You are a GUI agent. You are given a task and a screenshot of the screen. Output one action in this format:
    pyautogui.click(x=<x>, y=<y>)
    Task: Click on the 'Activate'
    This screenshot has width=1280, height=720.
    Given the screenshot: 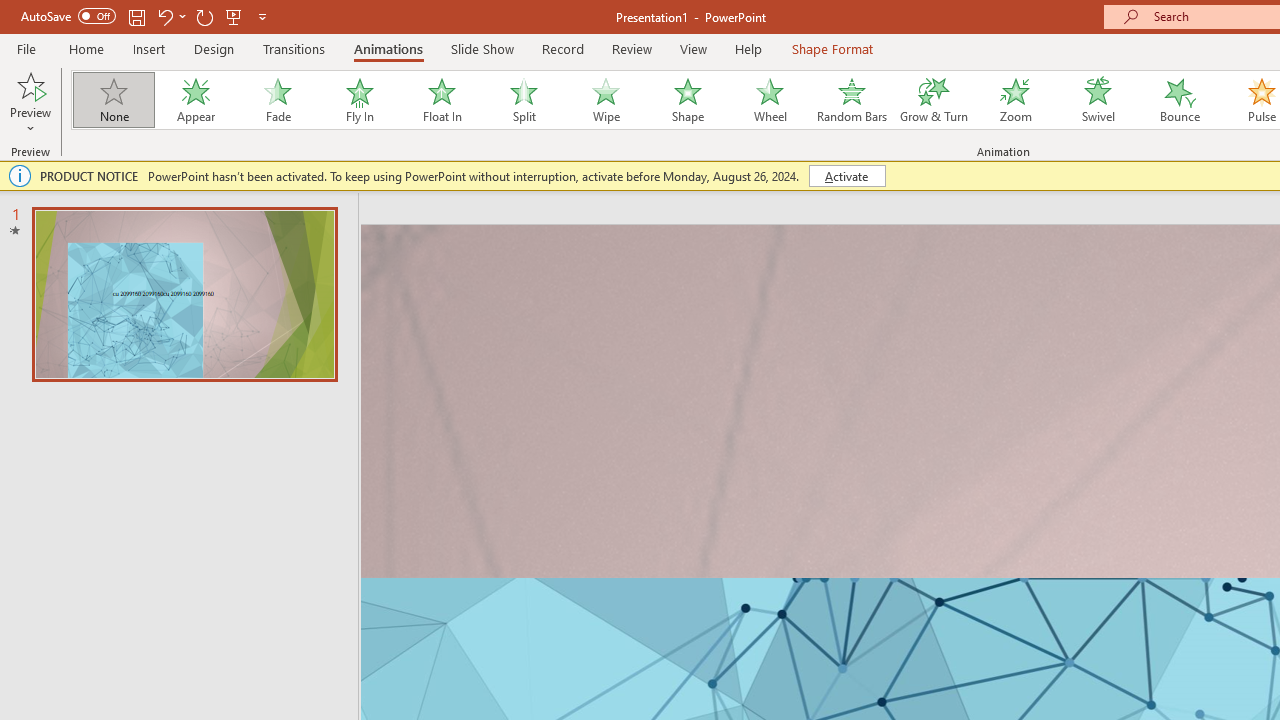 What is the action you would take?
    pyautogui.click(x=847, y=175)
    